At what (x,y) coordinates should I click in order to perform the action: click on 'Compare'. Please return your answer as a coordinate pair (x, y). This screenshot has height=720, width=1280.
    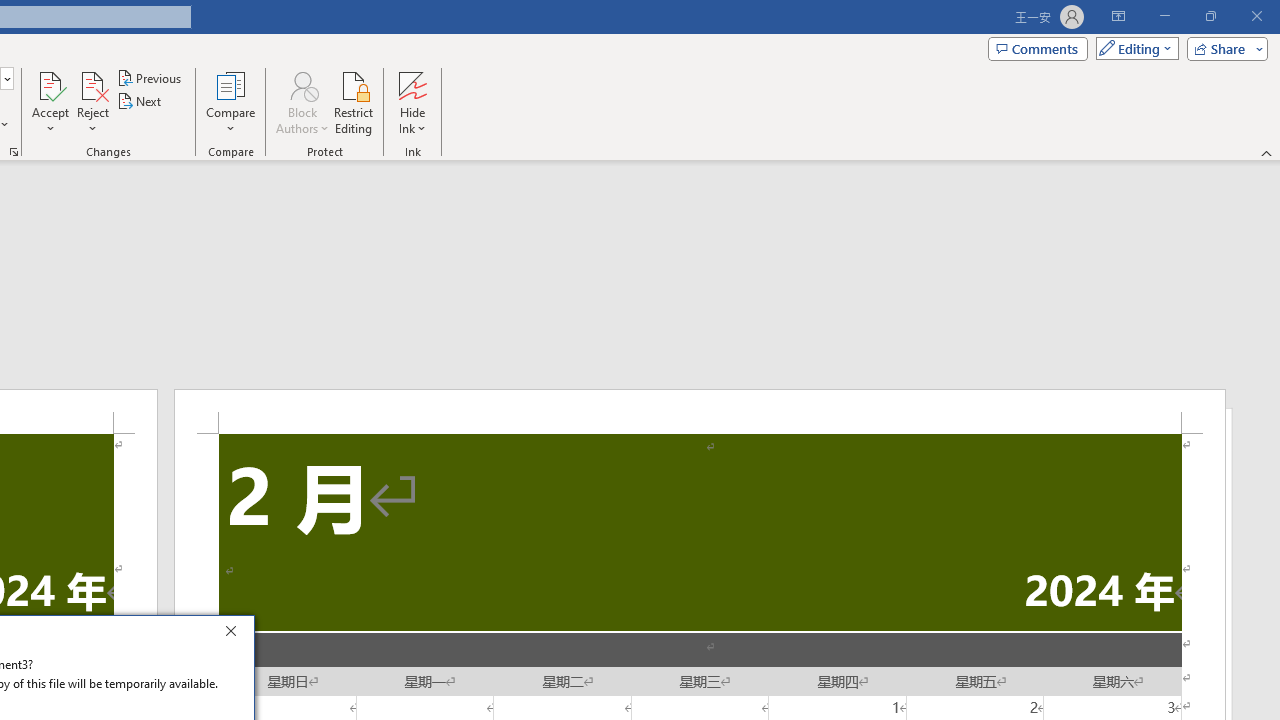
    Looking at the image, I should click on (231, 103).